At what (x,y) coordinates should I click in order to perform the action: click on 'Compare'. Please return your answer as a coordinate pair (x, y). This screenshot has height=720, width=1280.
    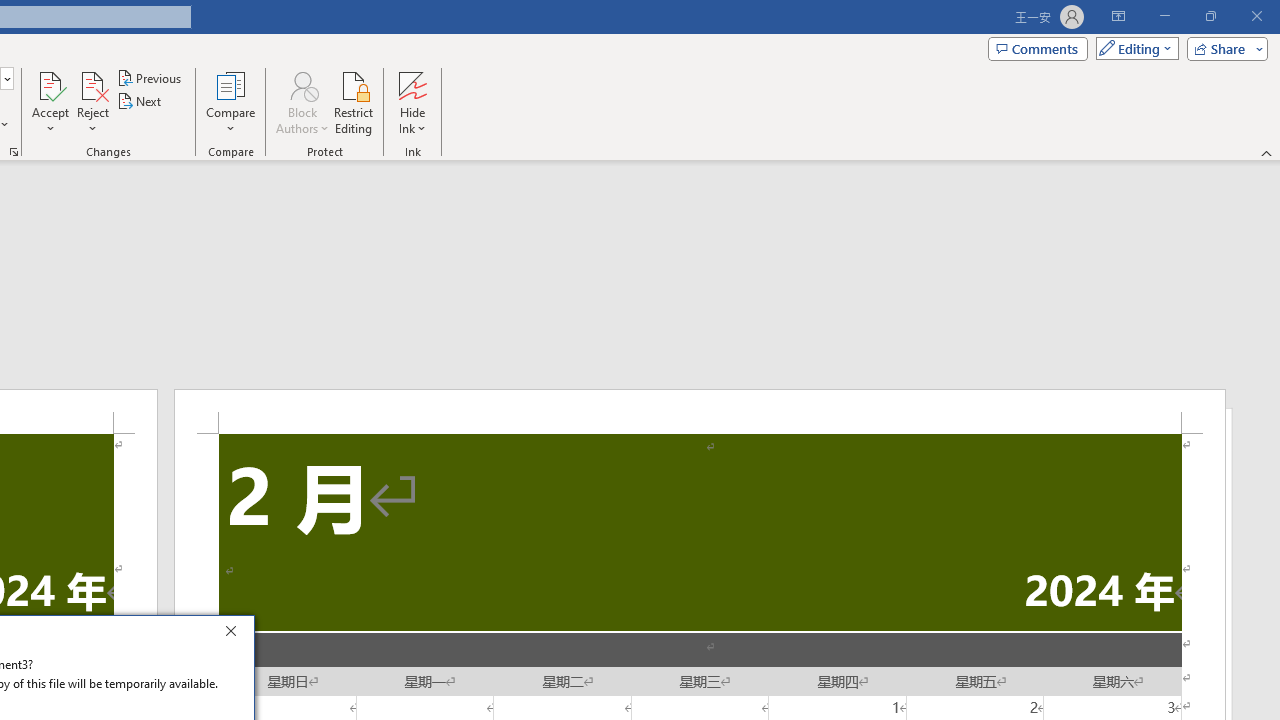
    Looking at the image, I should click on (231, 103).